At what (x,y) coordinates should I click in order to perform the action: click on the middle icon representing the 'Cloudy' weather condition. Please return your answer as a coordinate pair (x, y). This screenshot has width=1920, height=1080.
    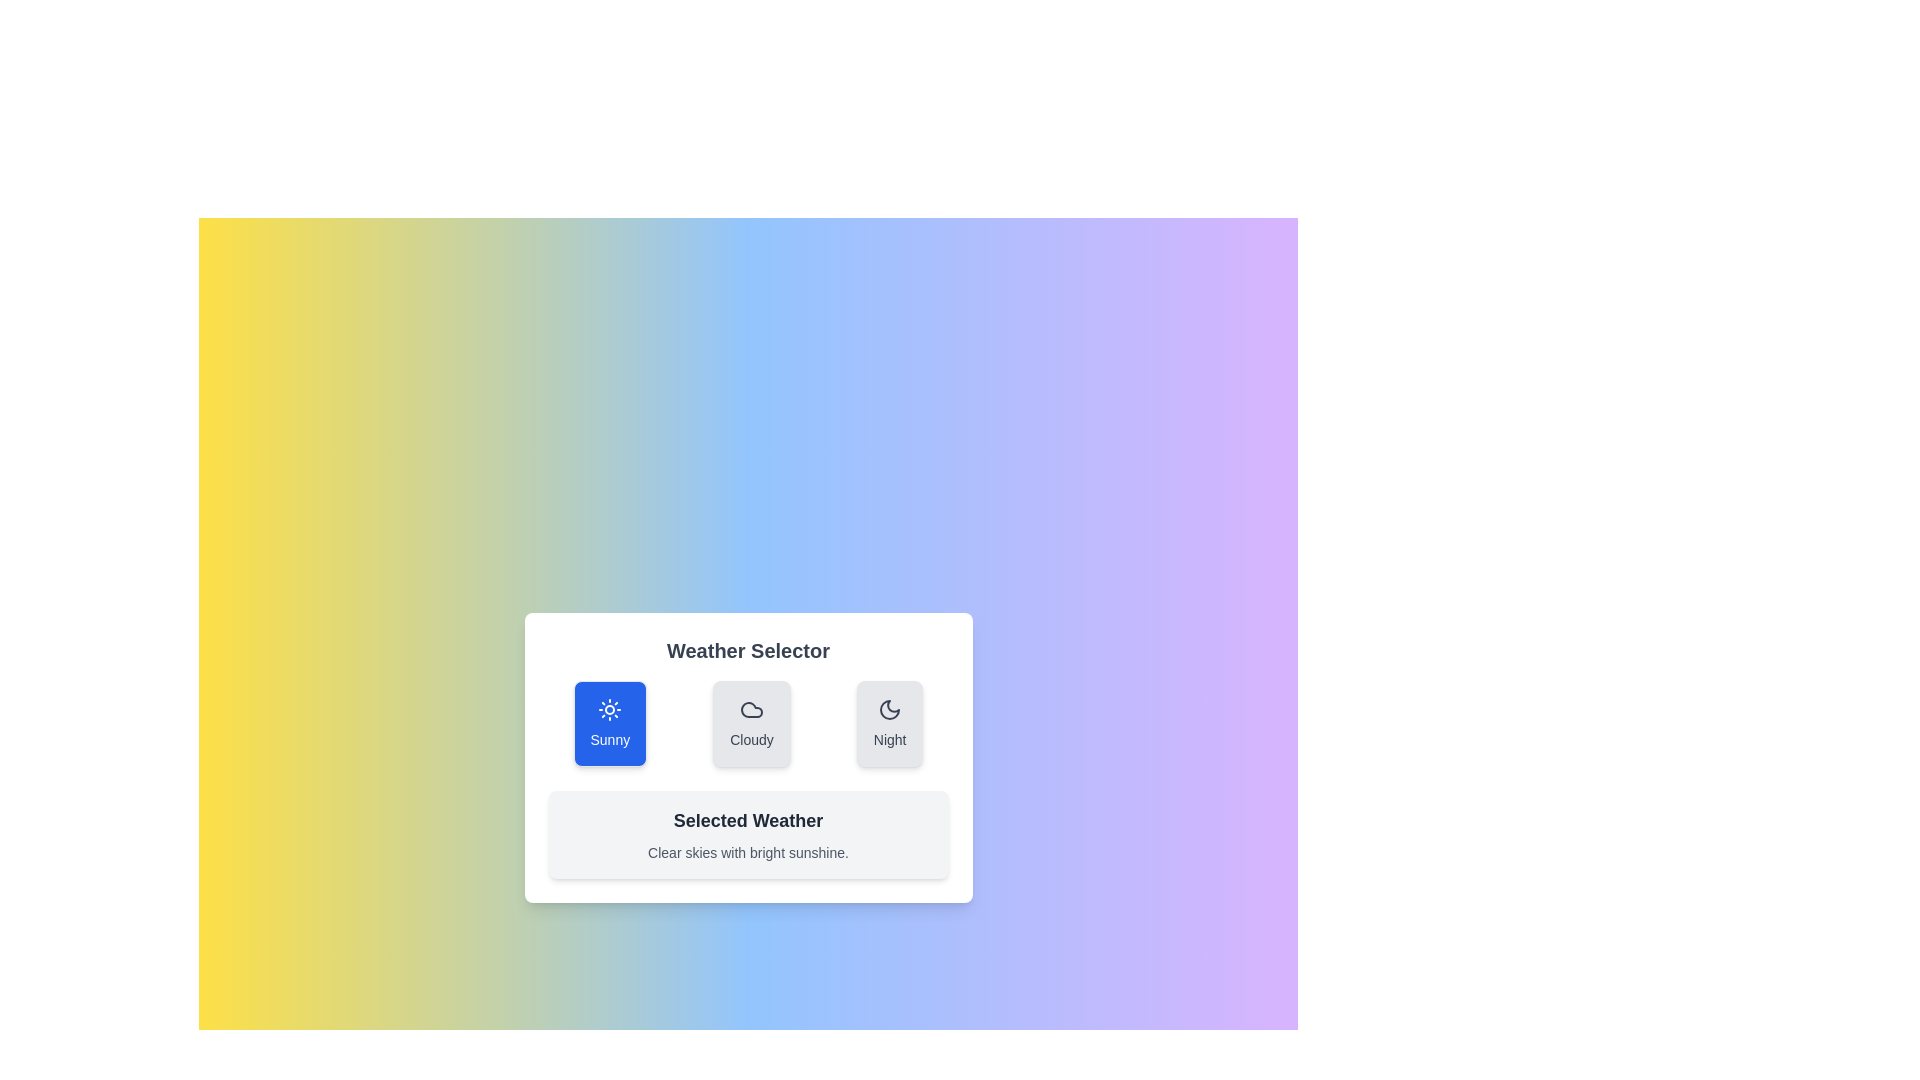
    Looking at the image, I should click on (751, 708).